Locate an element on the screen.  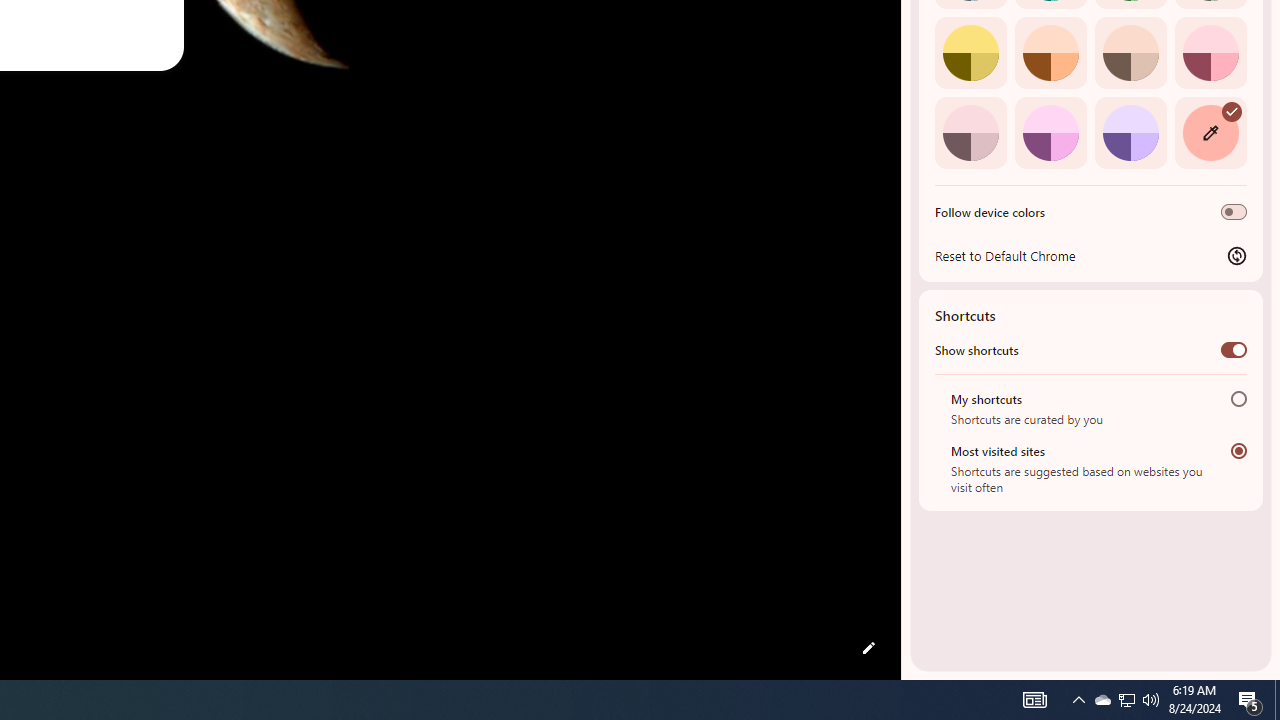
'Custom color' is located at coordinates (1209, 132).